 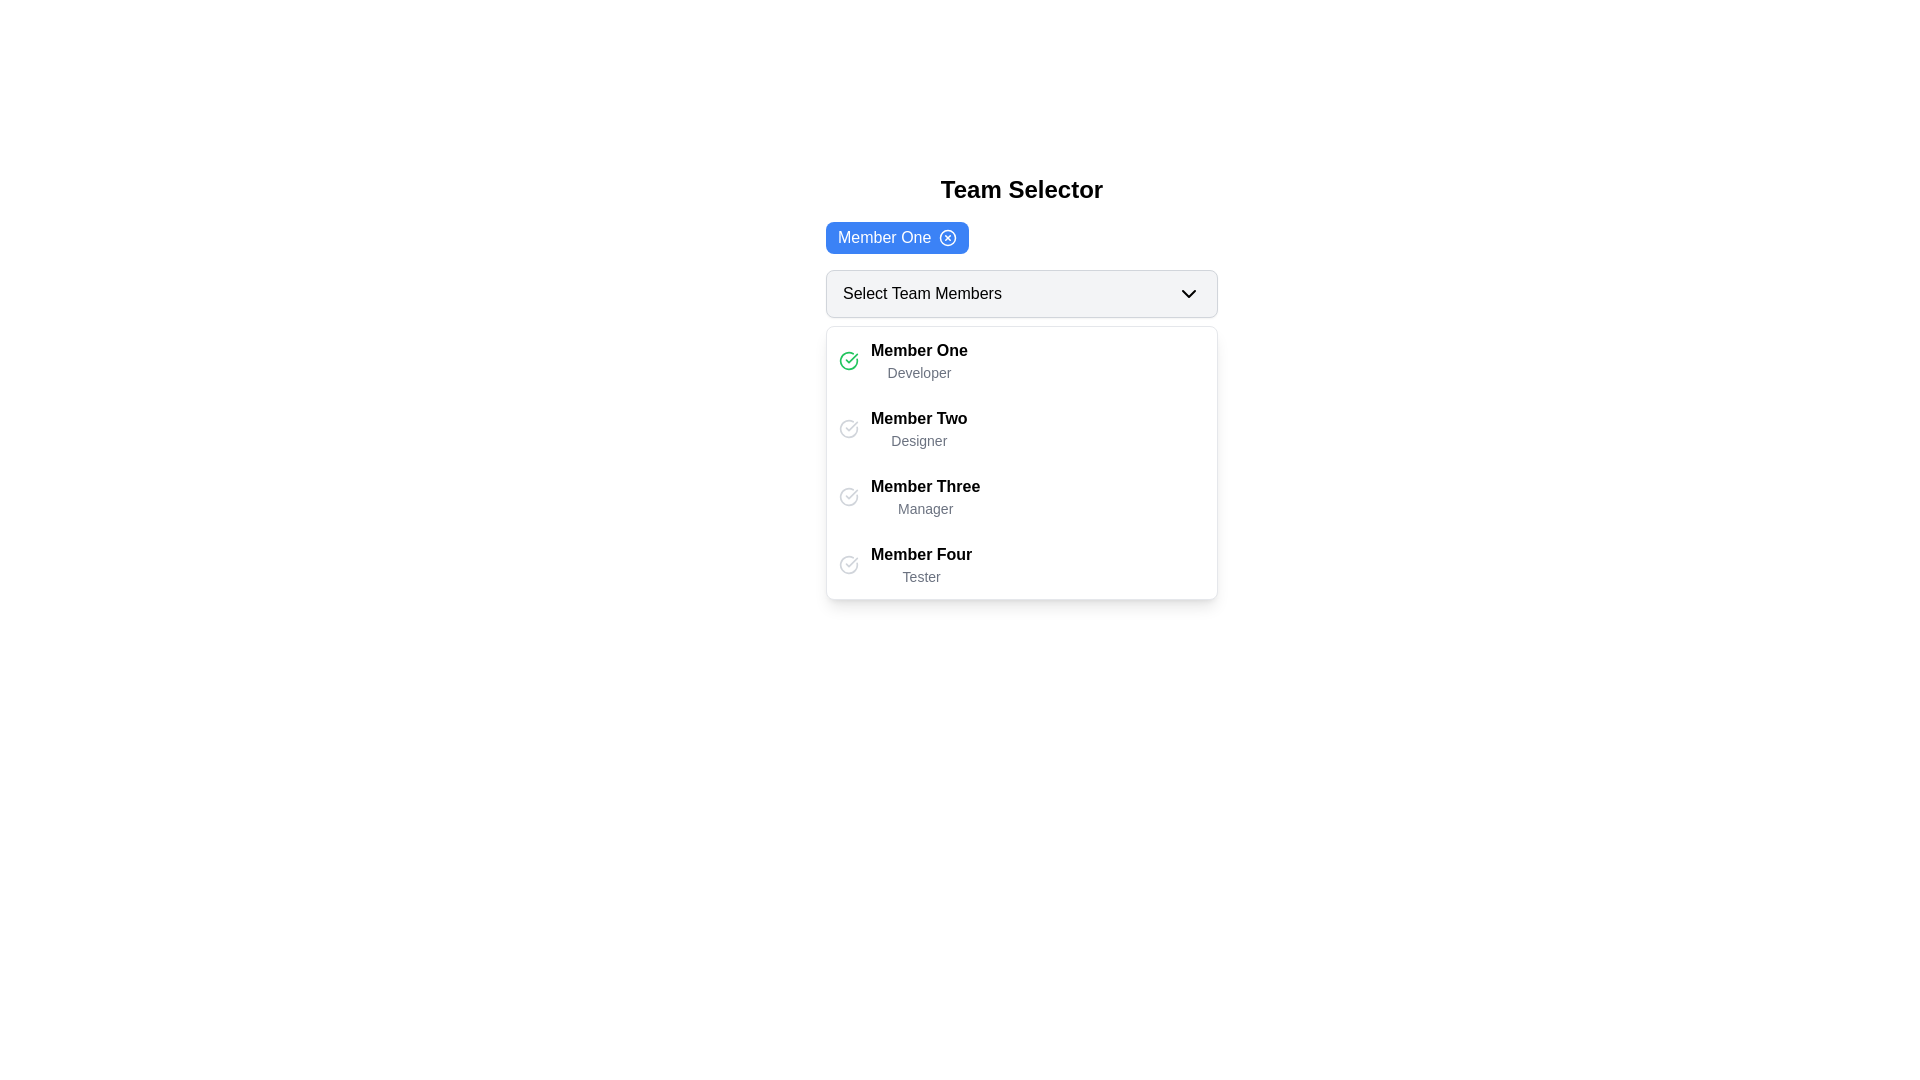 What do you see at coordinates (924, 496) in the screenshot?
I see `the list item labeled 'Member Three' with the subtitle 'Manager' in the dropdown under 'Select Team Members' in the 'Team Selector' interface` at bounding box center [924, 496].